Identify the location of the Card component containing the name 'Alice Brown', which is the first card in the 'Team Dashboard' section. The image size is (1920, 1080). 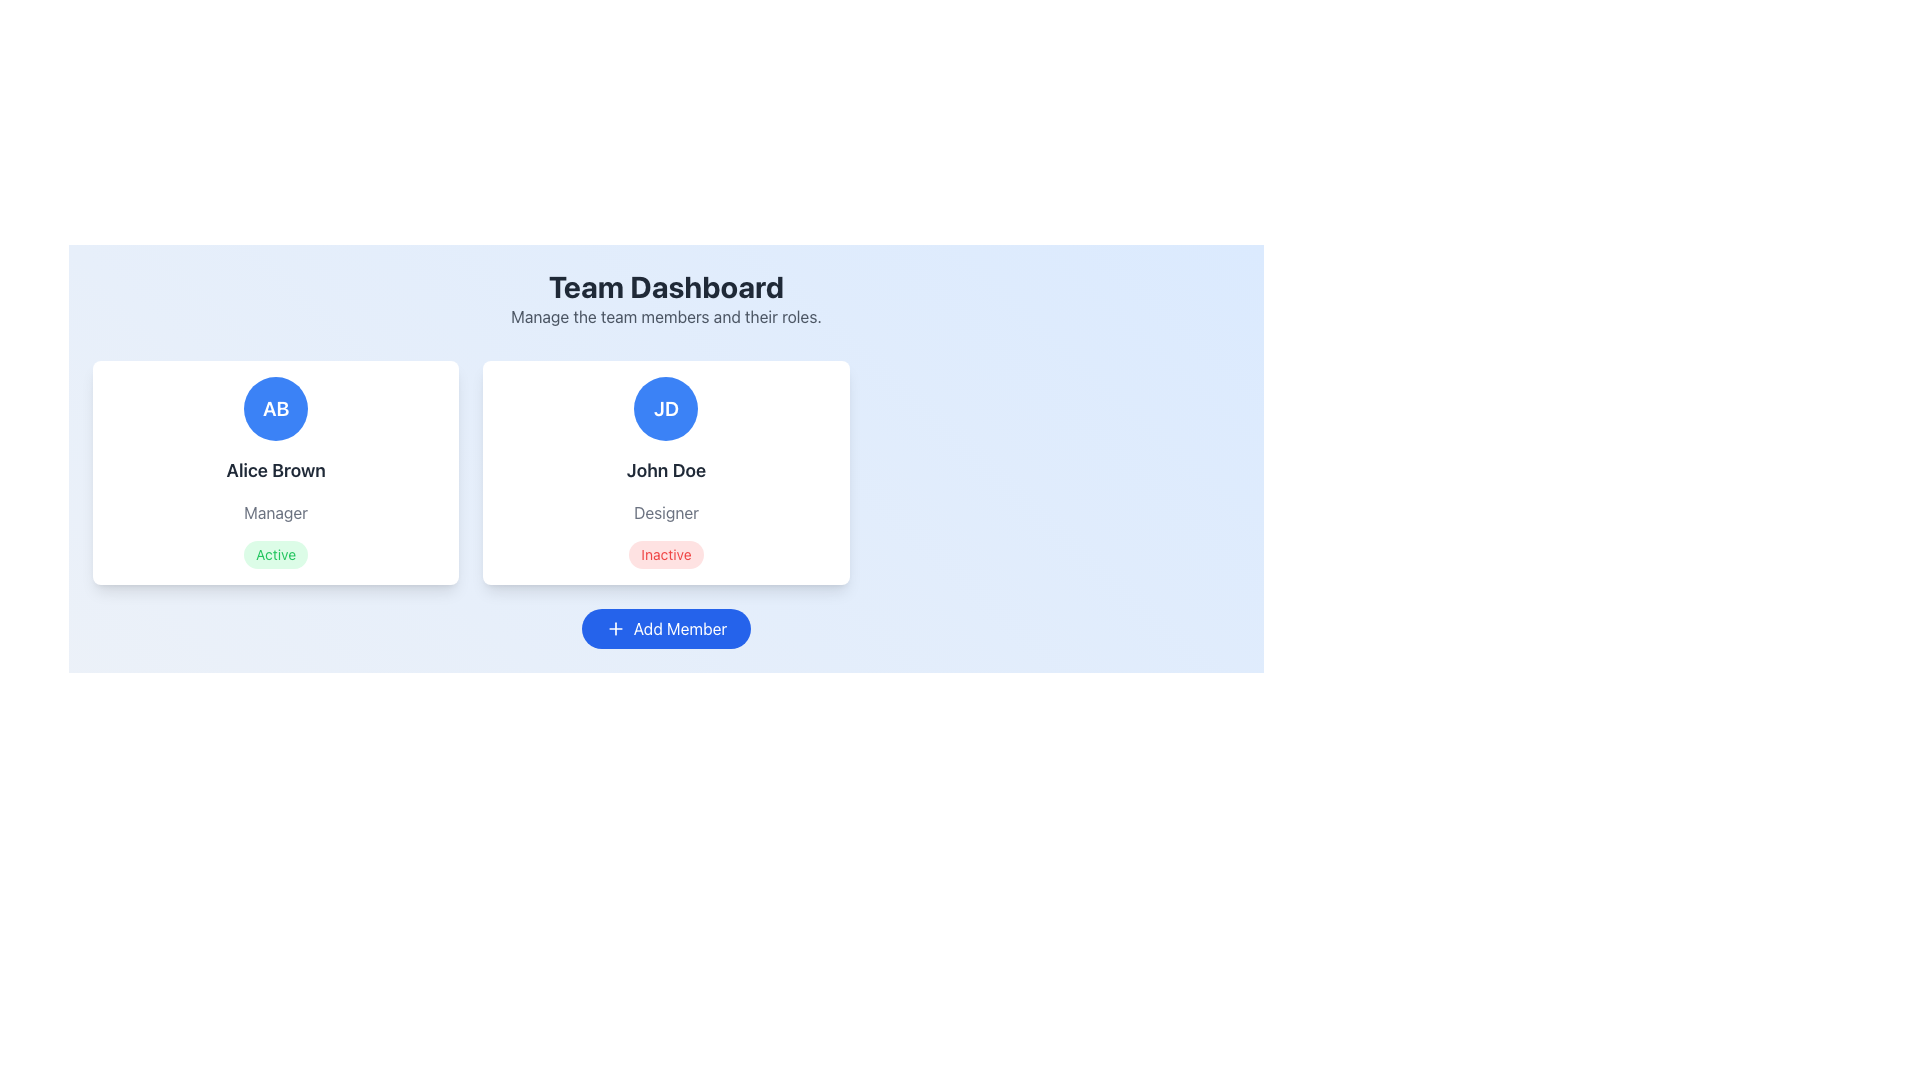
(275, 473).